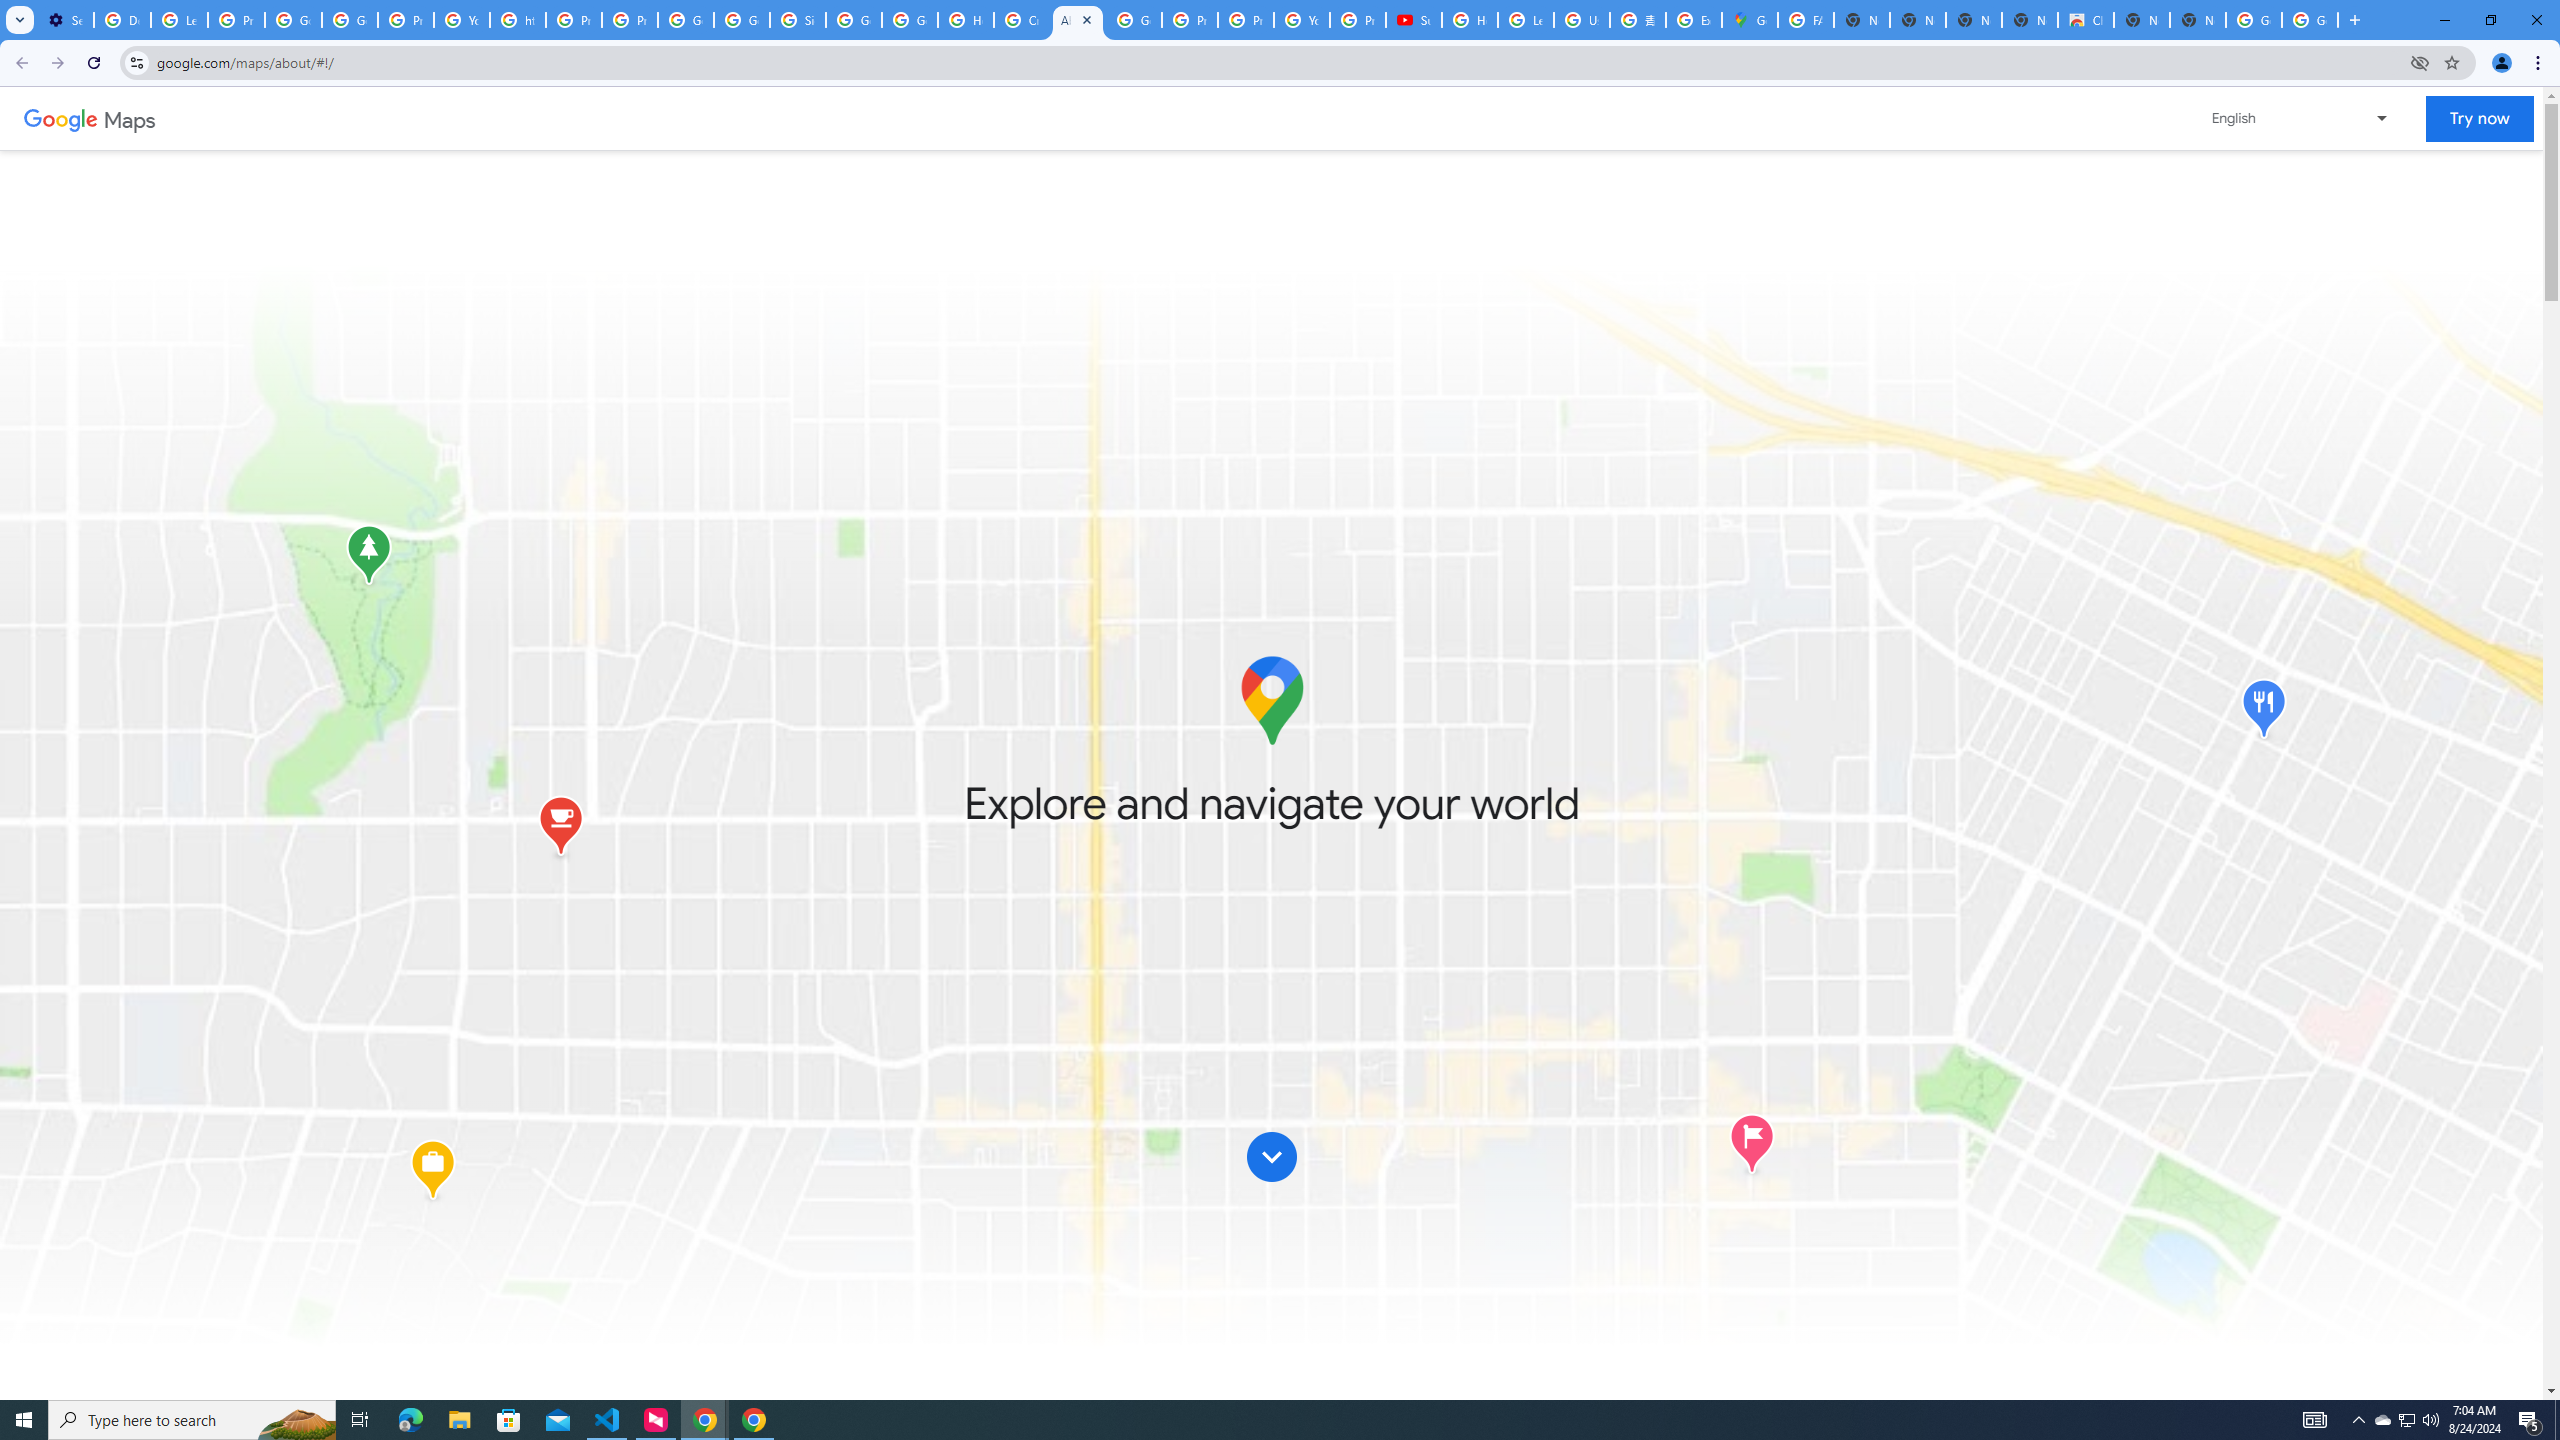  Describe the element at coordinates (796, 19) in the screenshot. I see `'Sign in - Google Accounts'` at that location.